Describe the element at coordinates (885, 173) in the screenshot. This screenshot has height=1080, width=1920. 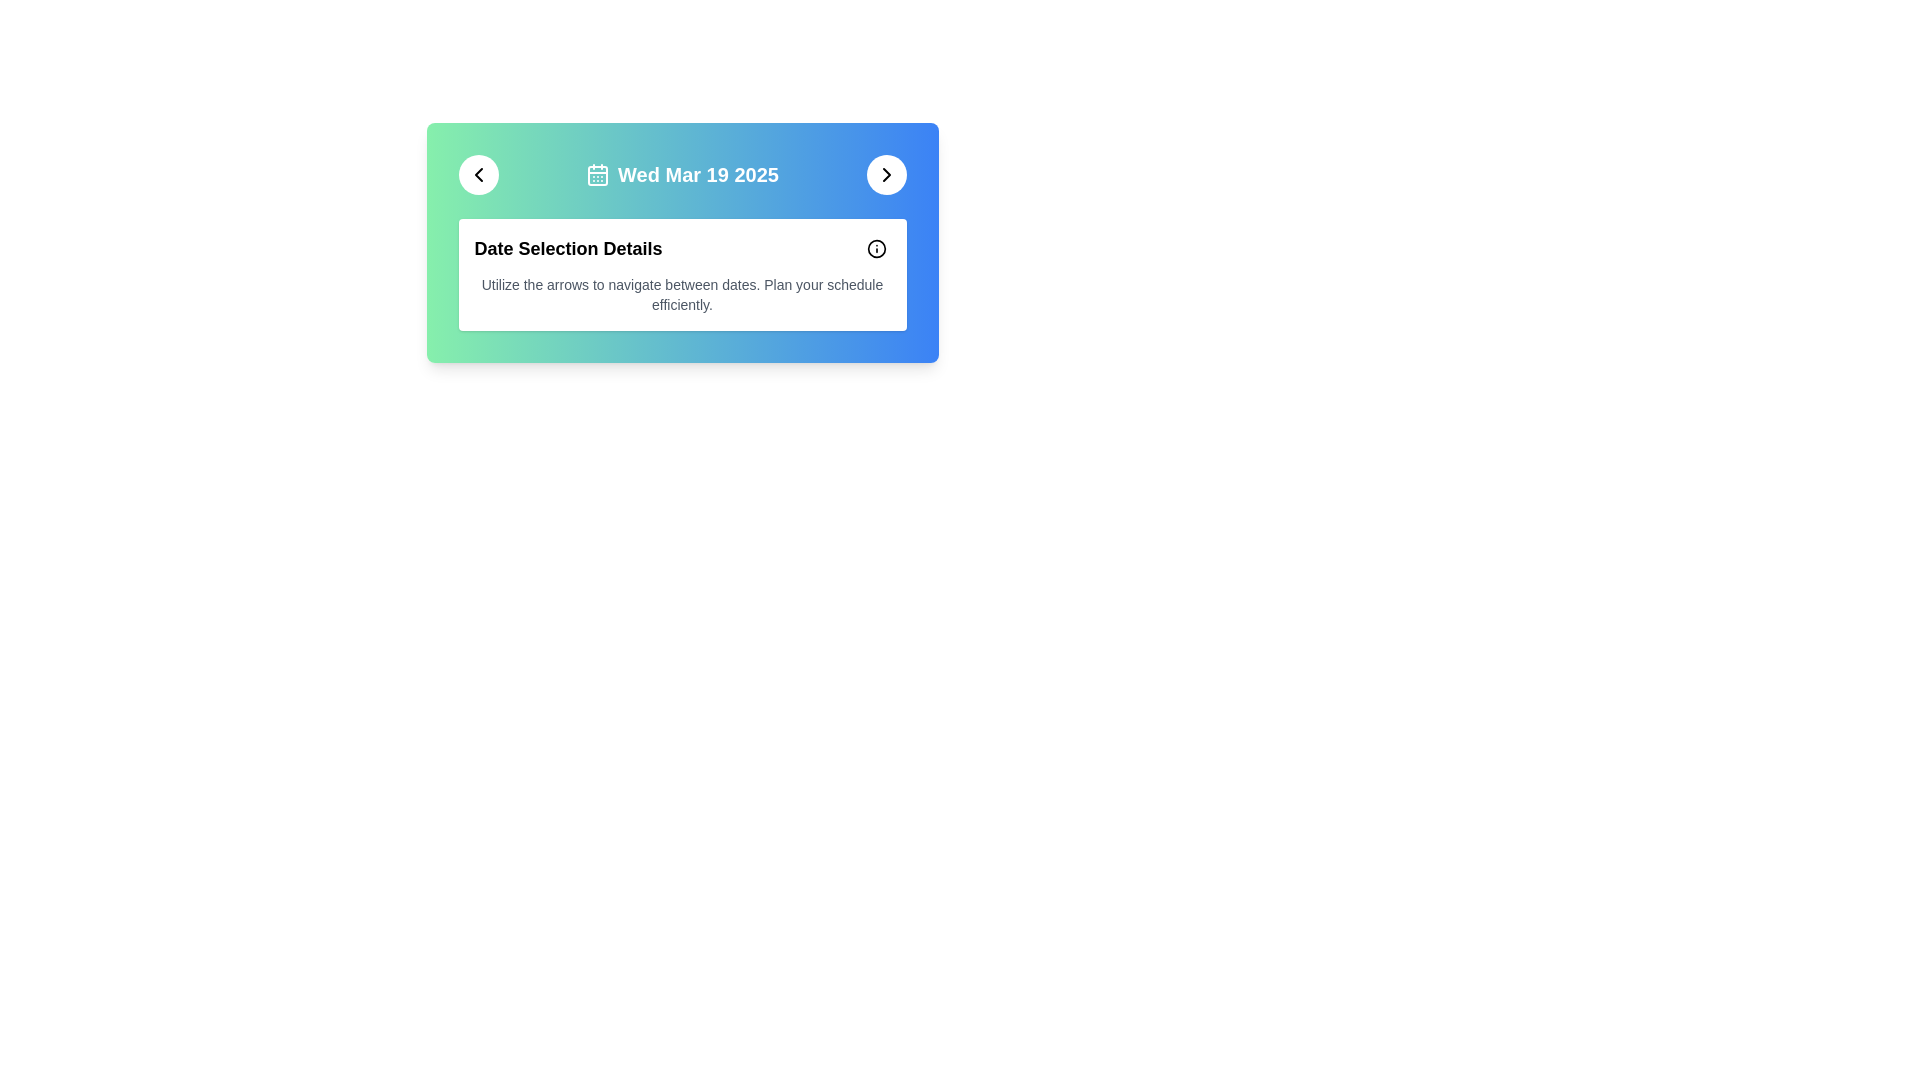
I see `the navigation icon (chevron-right) located in the top-right corner of the blue section` at that location.